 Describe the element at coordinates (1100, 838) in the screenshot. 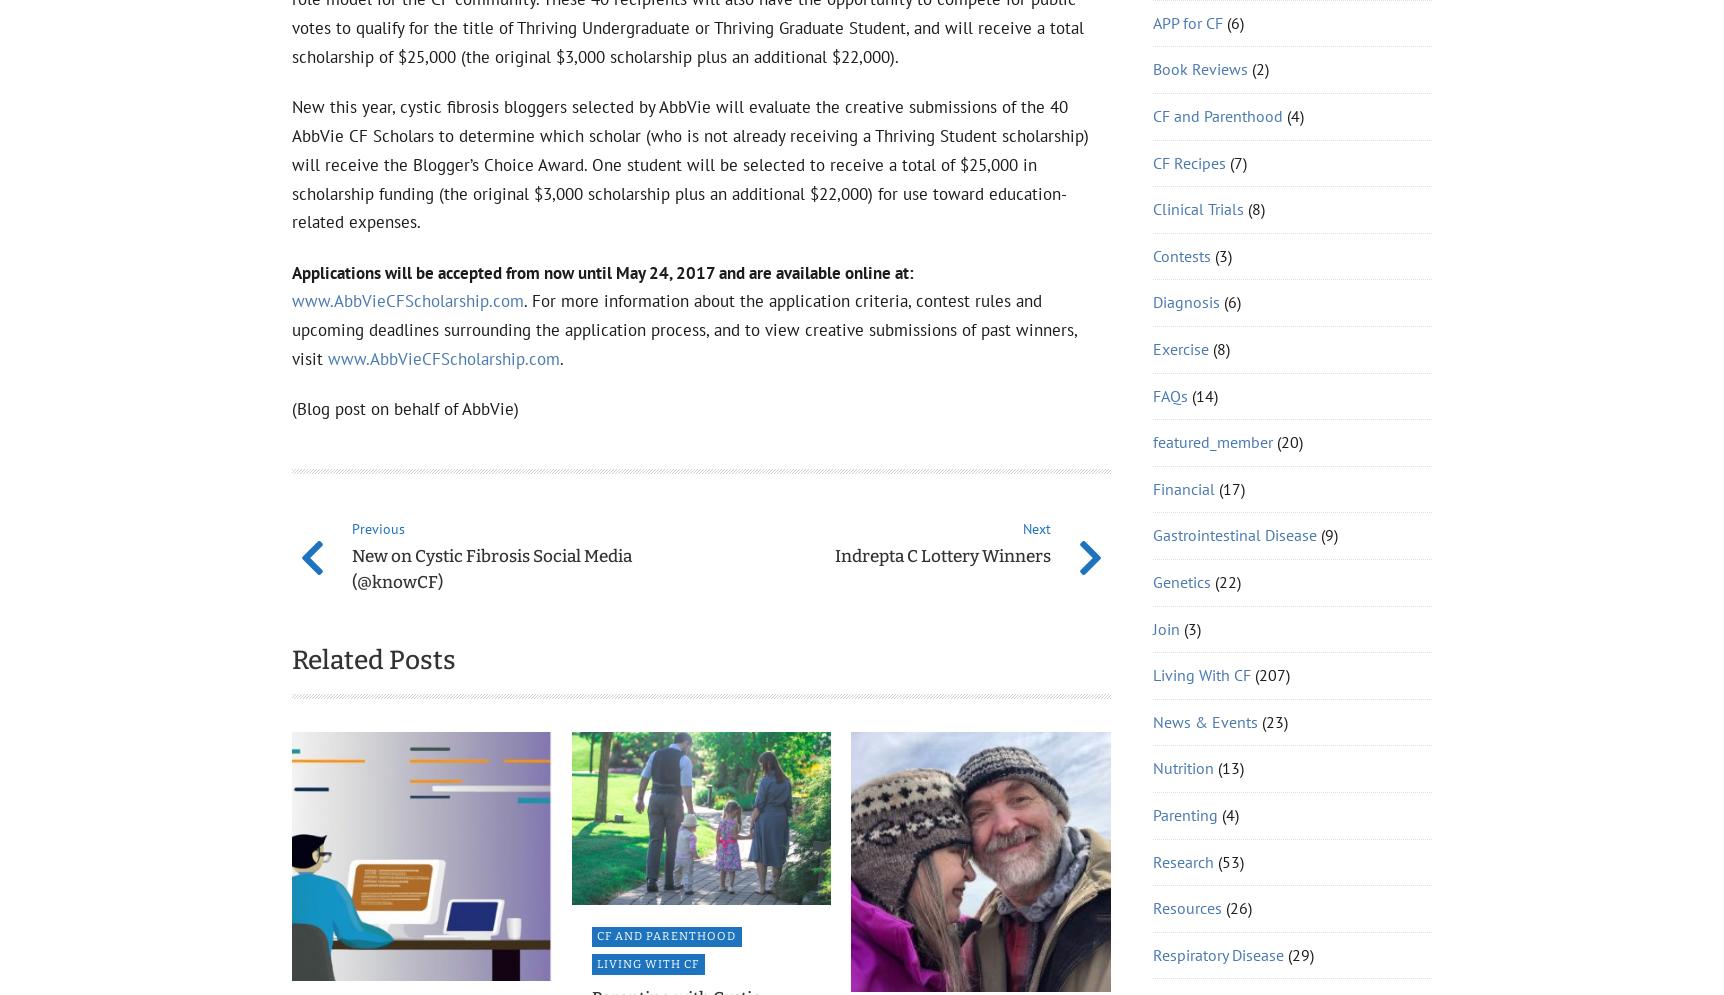

I see `'501(c)(3)'` at that location.